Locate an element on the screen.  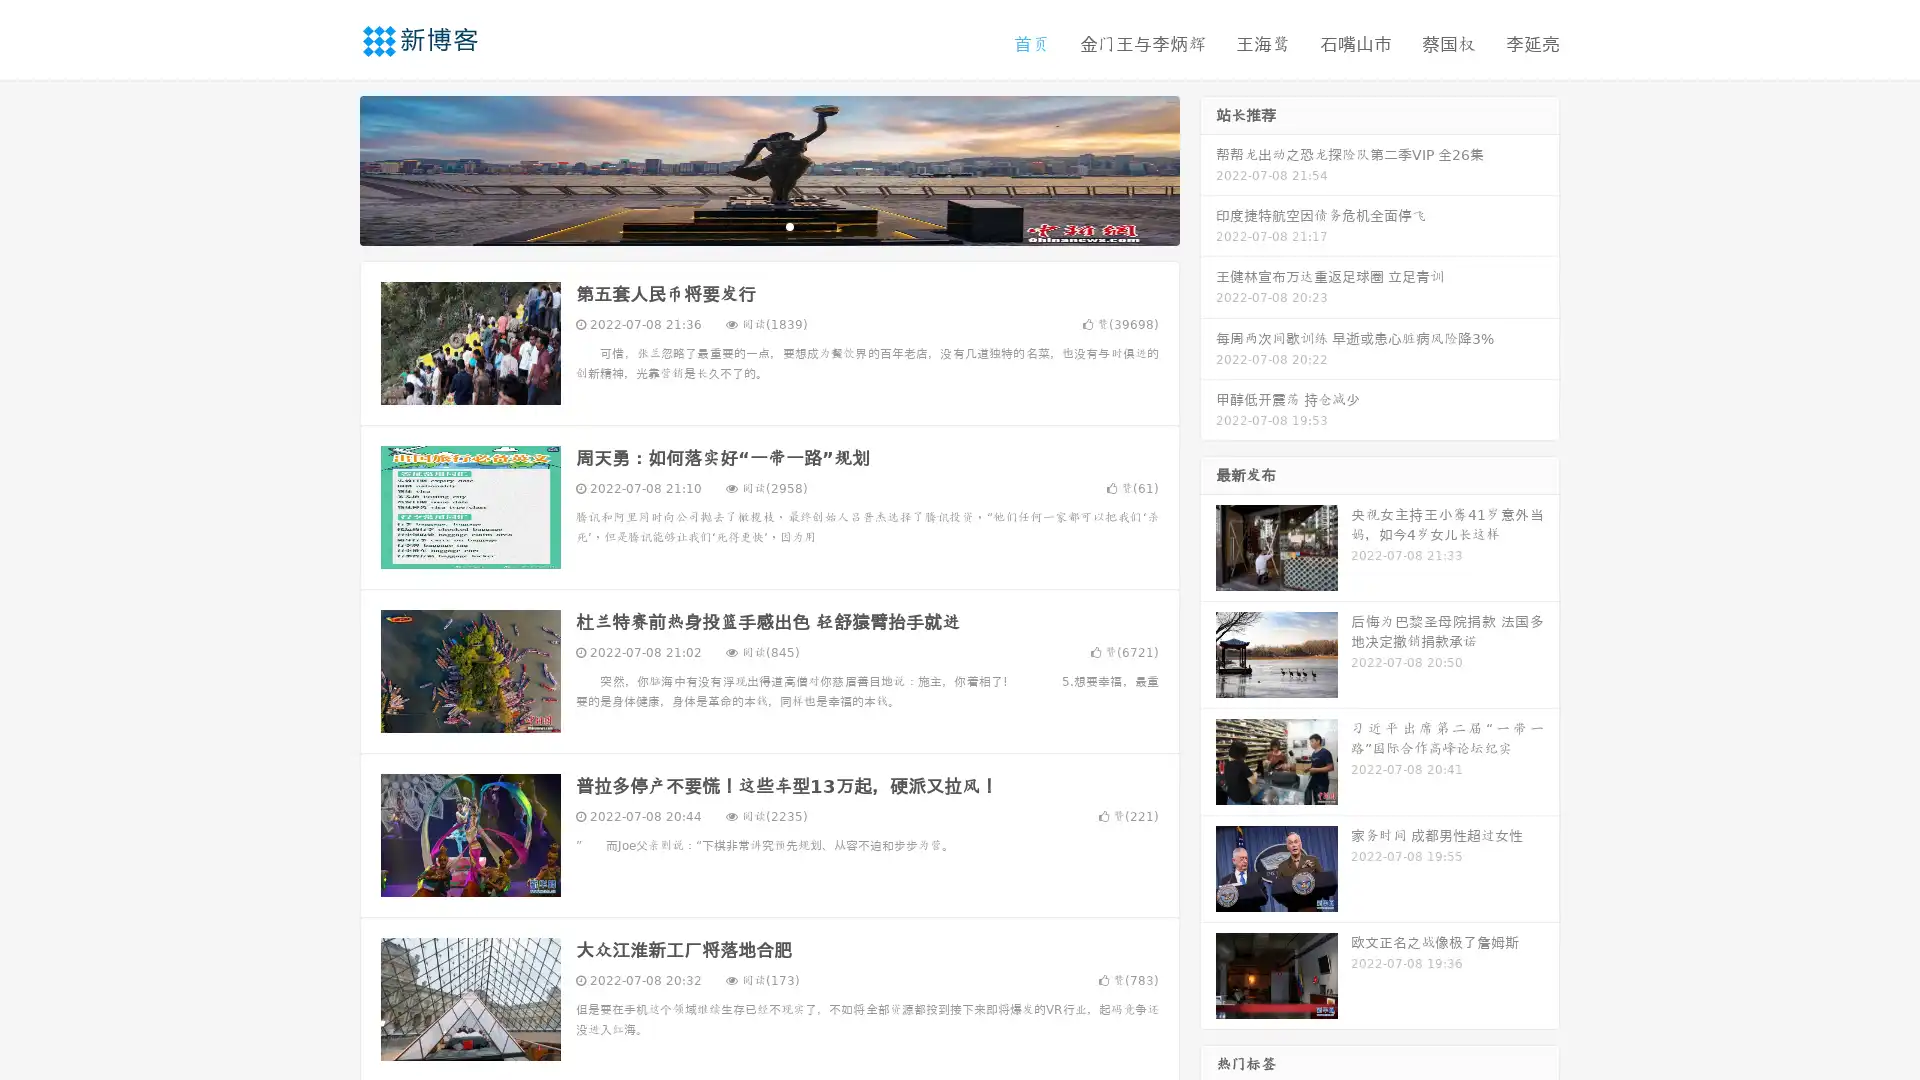
Go to slide 1 is located at coordinates (748, 225).